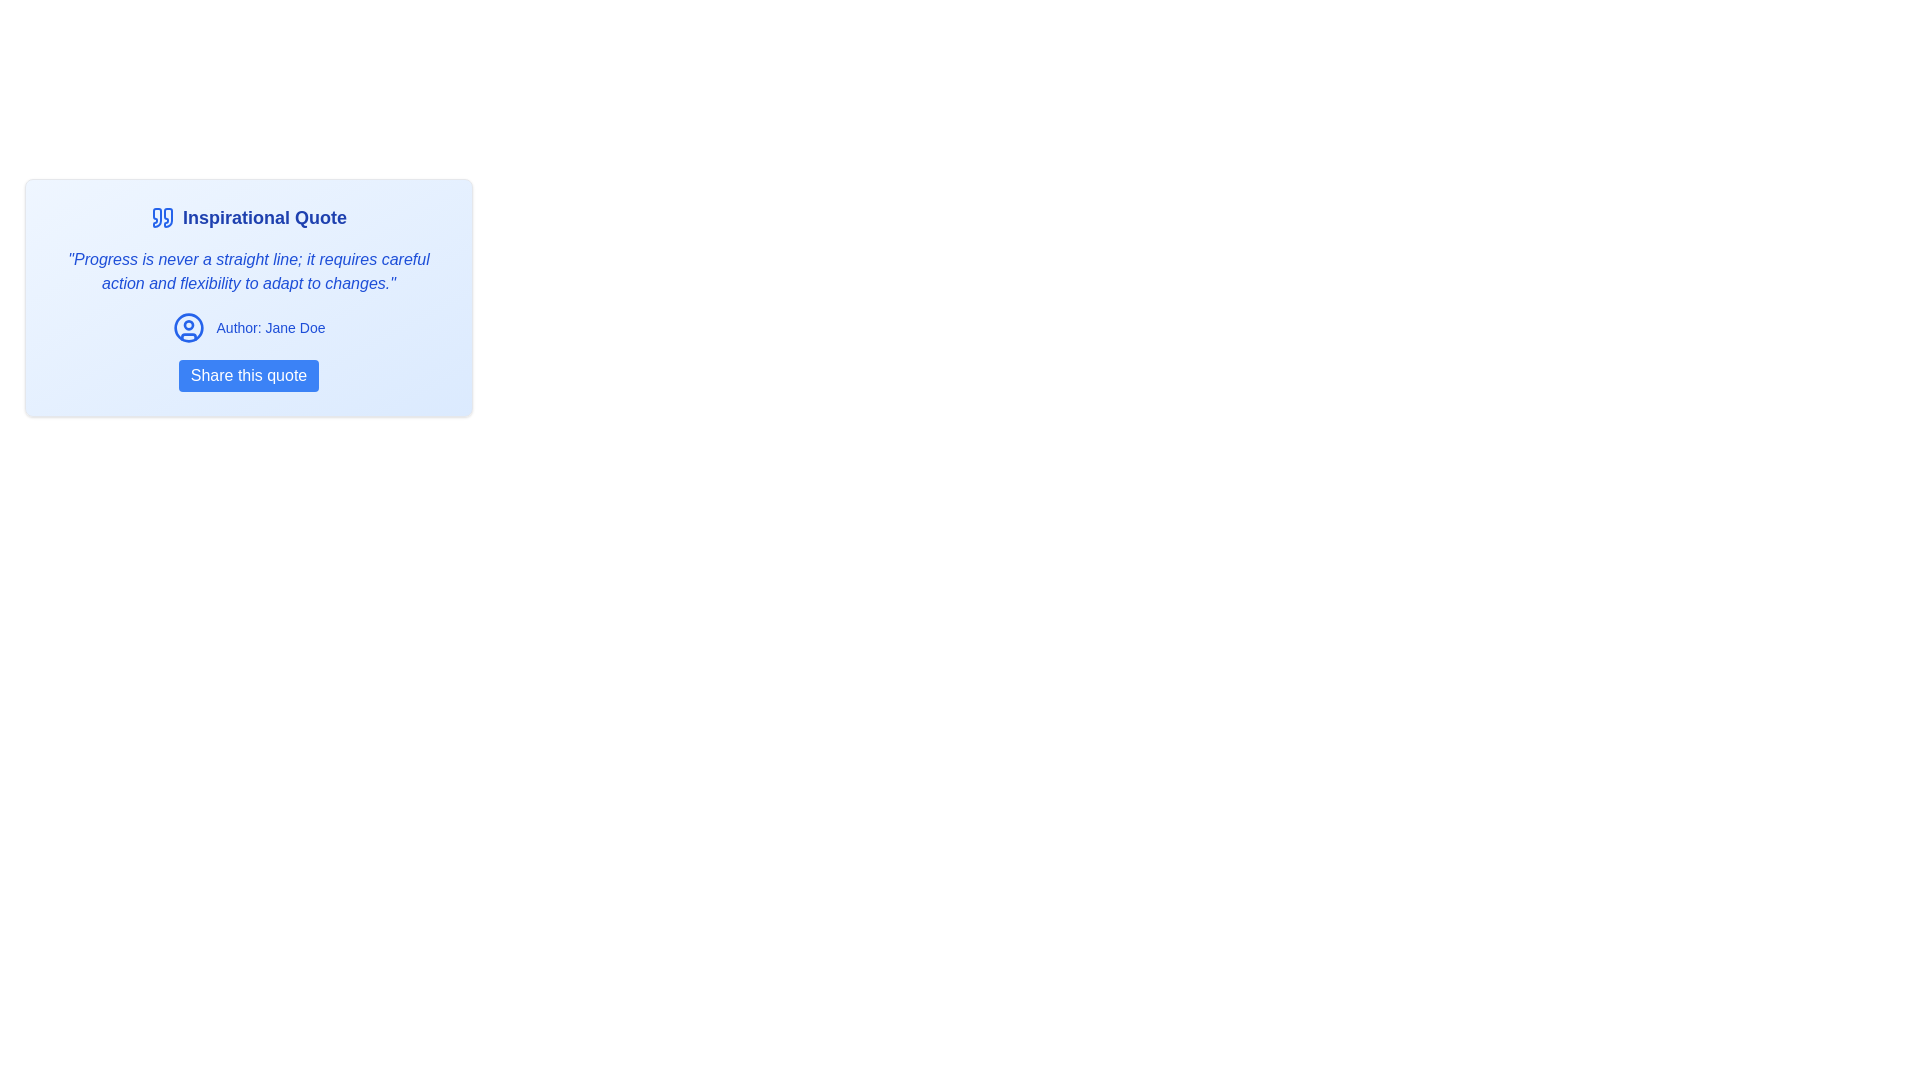 The image size is (1920, 1080). I want to click on the decorative icon located to the left of the 'Inspirational Quote' title, which enhances the thematic context of the content, so click(163, 218).